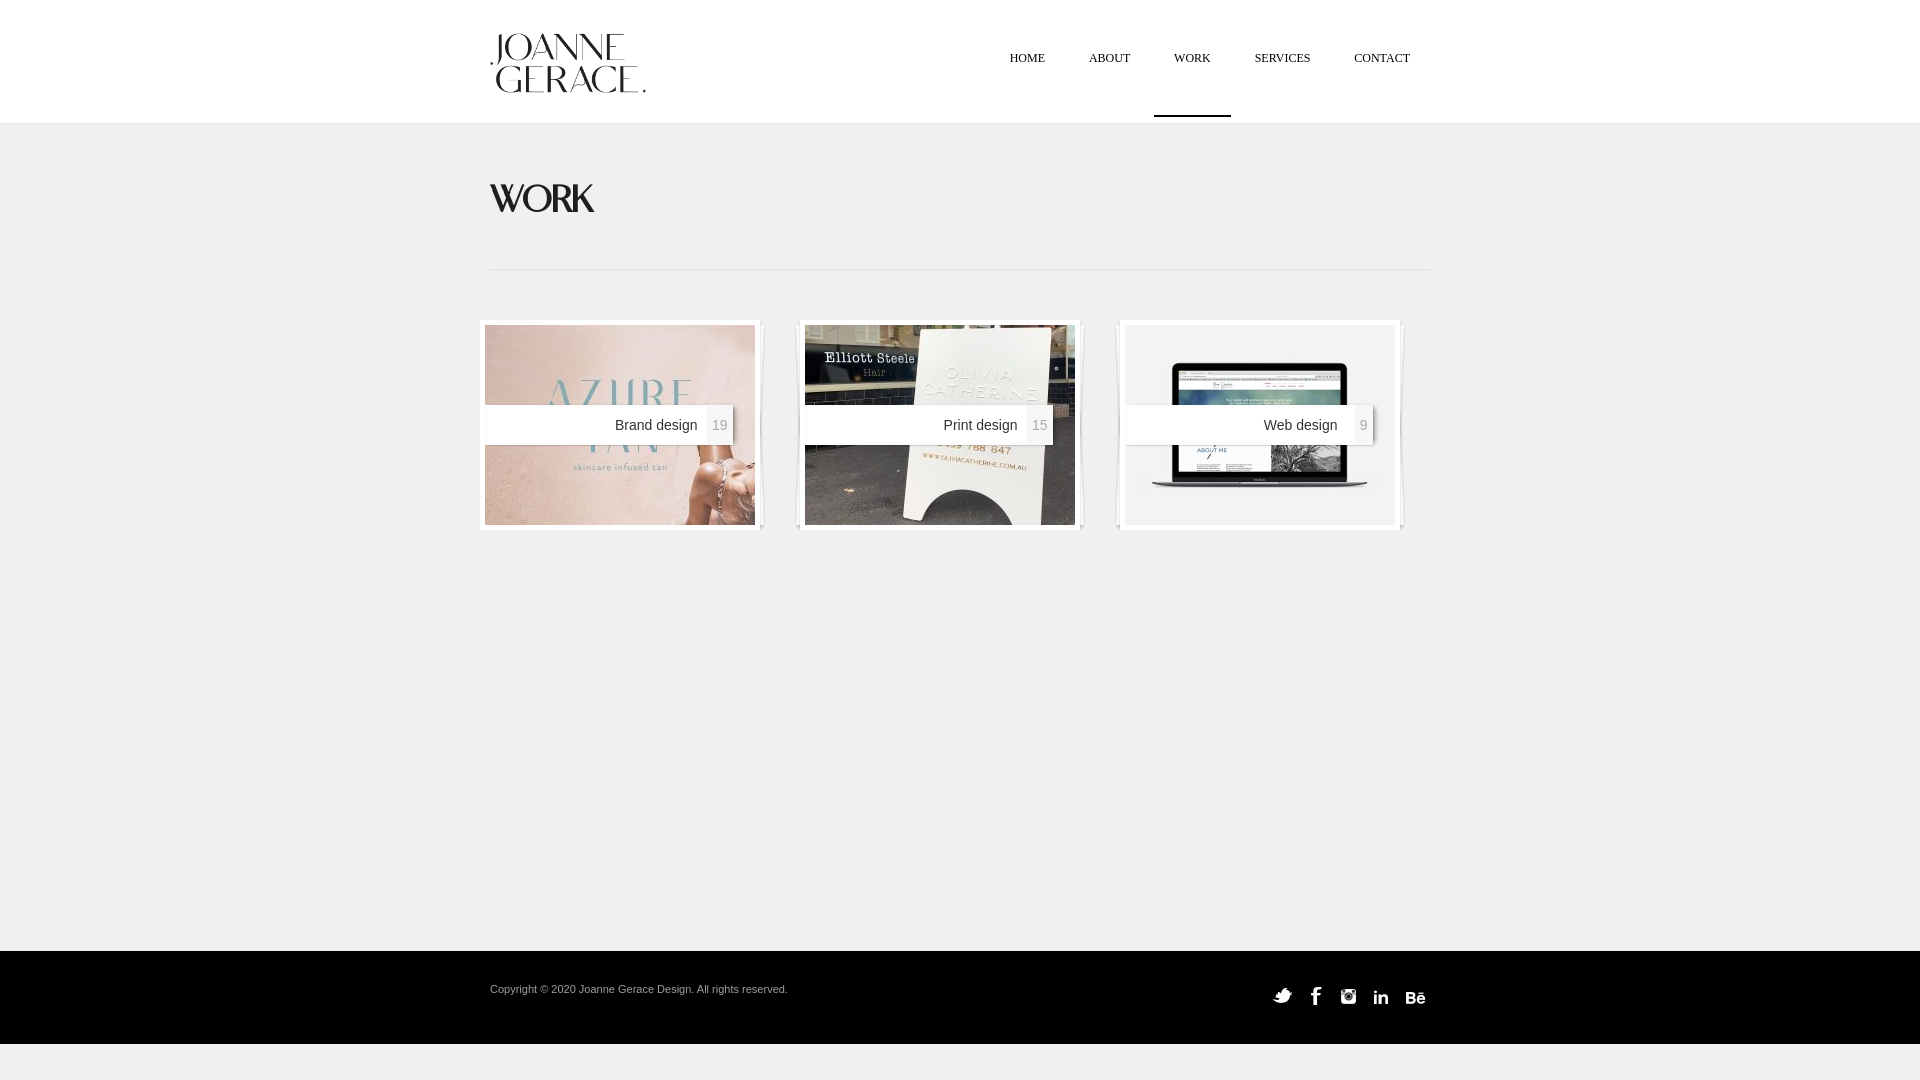 This screenshot has height=1080, width=1920. What do you see at coordinates (1068, 82) in the screenshot?
I see `'ABOUT'` at bounding box center [1068, 82].